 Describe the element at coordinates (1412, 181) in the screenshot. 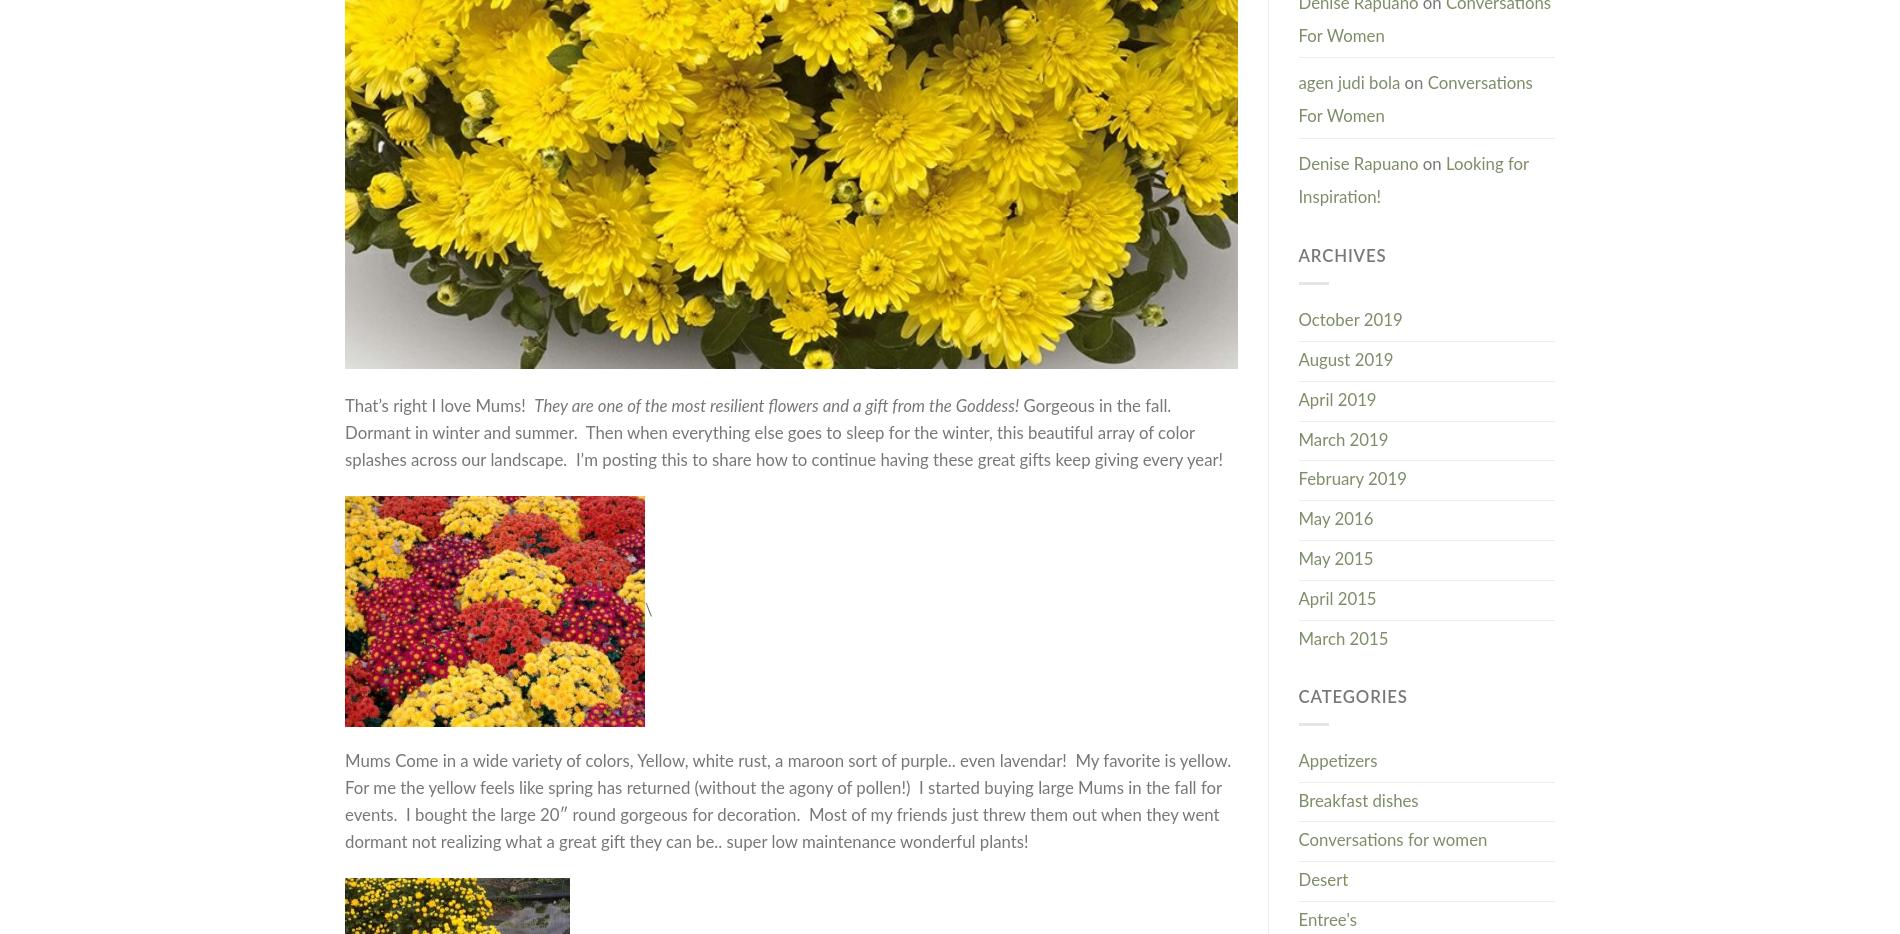

I see `'Looking for Inspiration!'` at that location.